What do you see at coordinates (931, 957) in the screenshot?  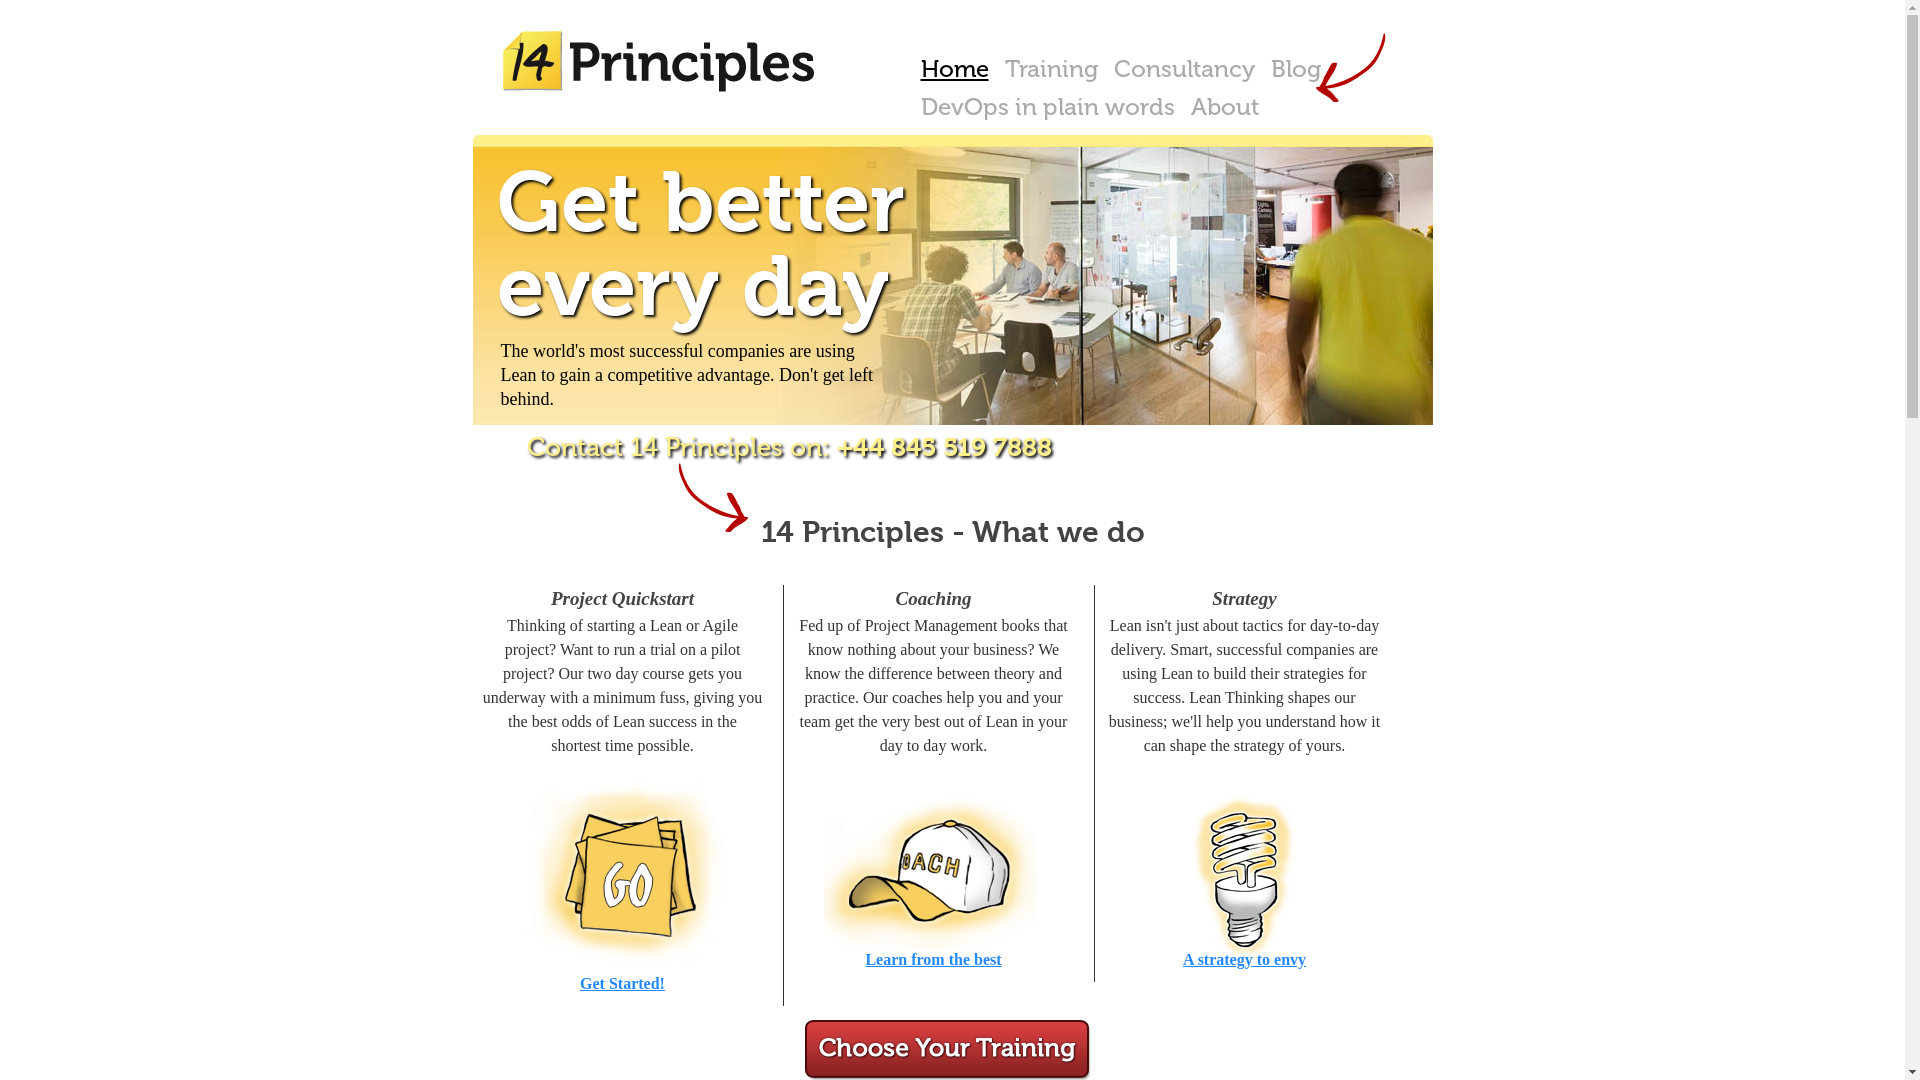 I see `'Learn from the best'` at bounding box center [931, 957].